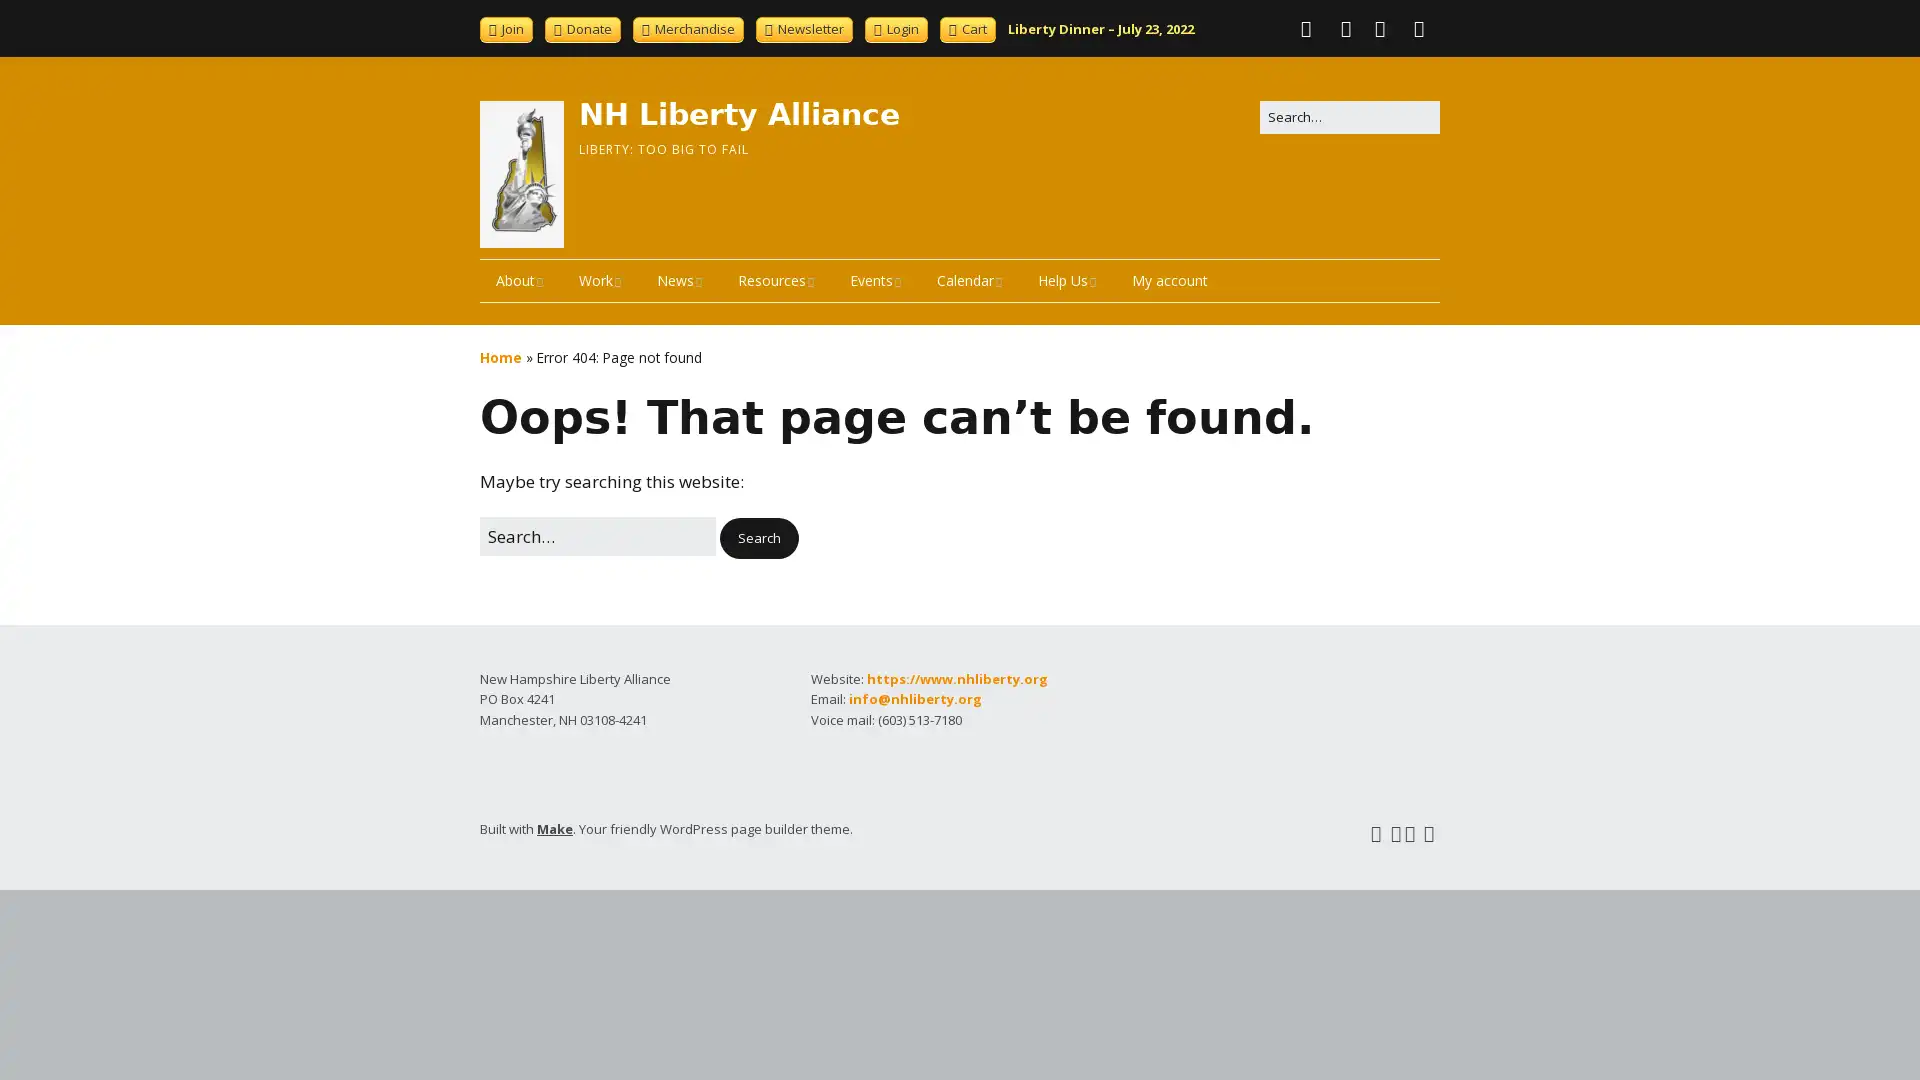  What do you see at coordinates (758, 536) in the screenshot?
I see `Search` at bounding box center [758, 536].